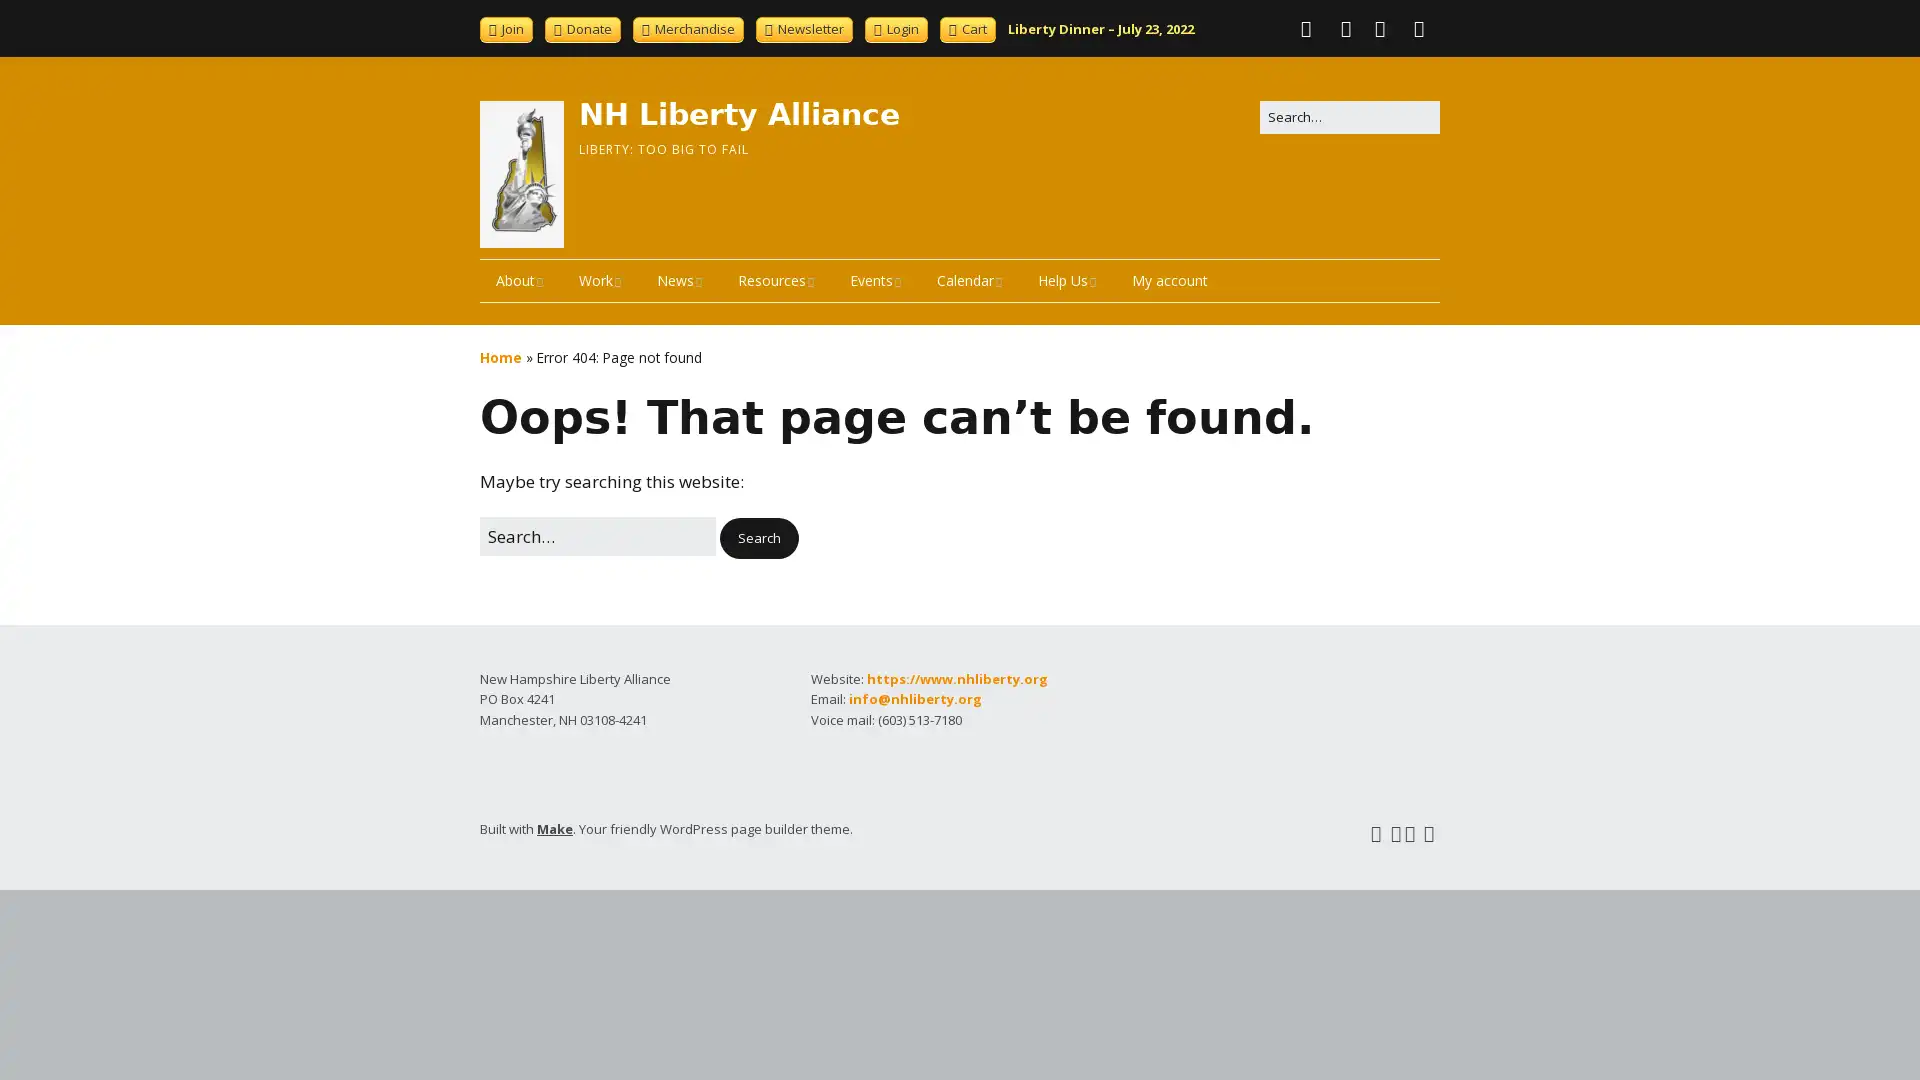  What do you see at coordinates (758, 536) in the screenshot?
I see `Search` at bounding box center [758, 536].